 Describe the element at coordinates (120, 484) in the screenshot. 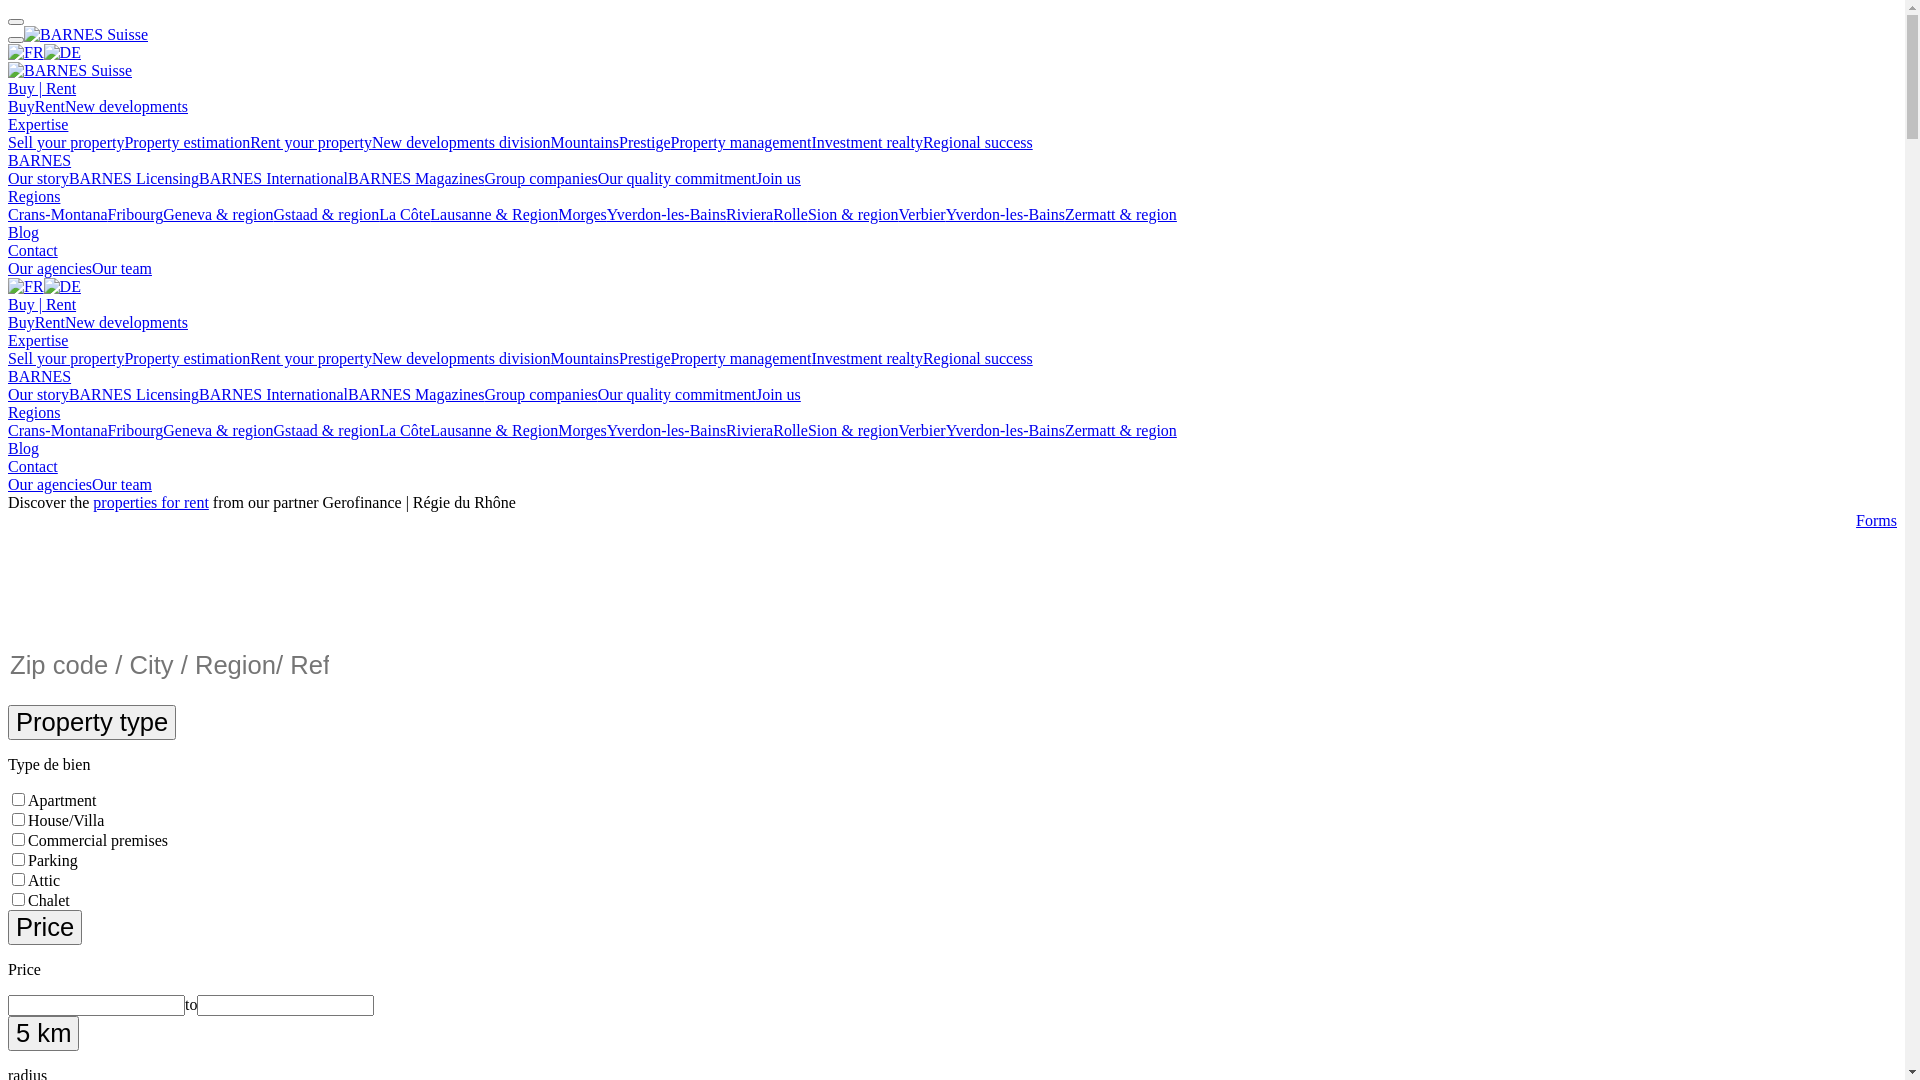

I see `'Our team'` at that location.